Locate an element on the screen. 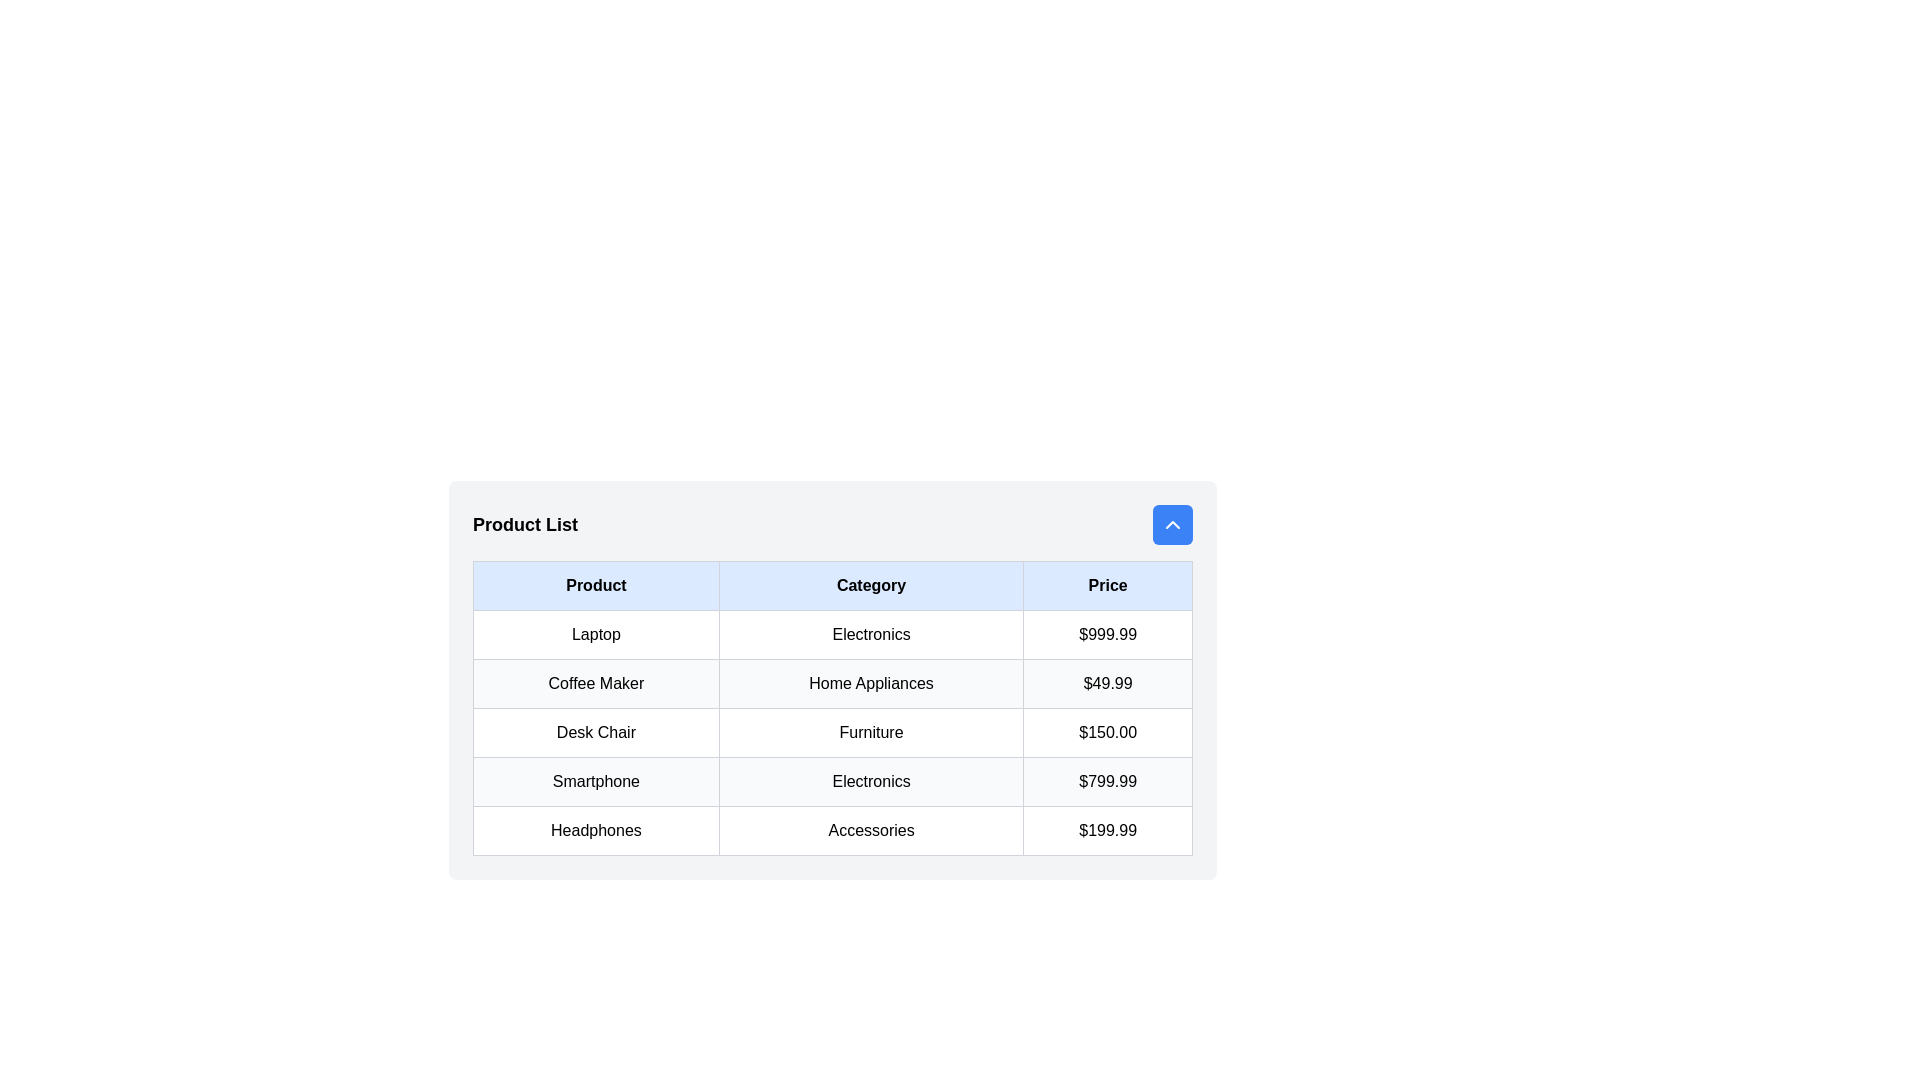 This screenshot has height=1080, width=1920. the 'Category' text label in the table row for 'Desk Chair' which indicates the product category is located at coordinates (871, 732).